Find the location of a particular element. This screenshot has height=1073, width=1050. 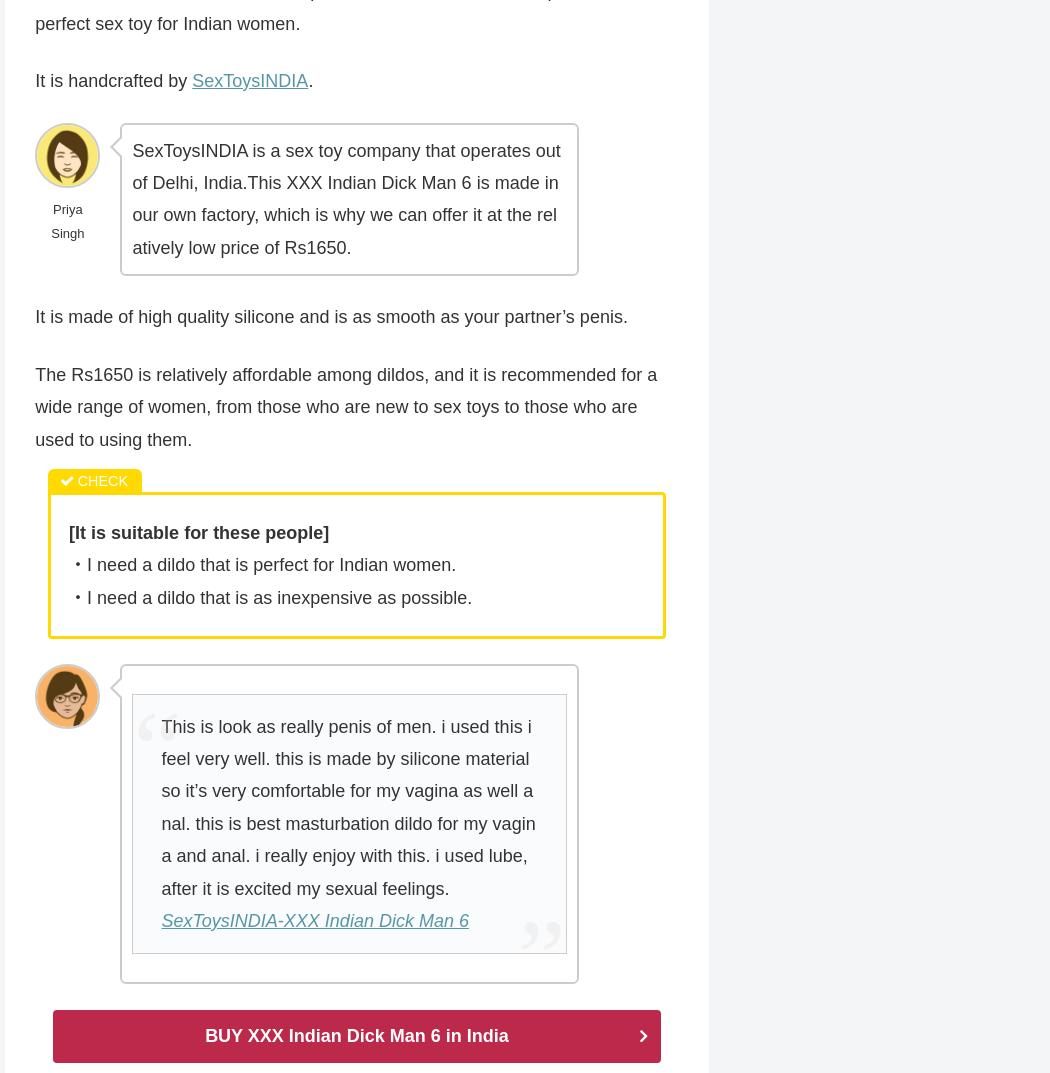

'[It is suitable for these people]' is located at coordinates (197, 533).